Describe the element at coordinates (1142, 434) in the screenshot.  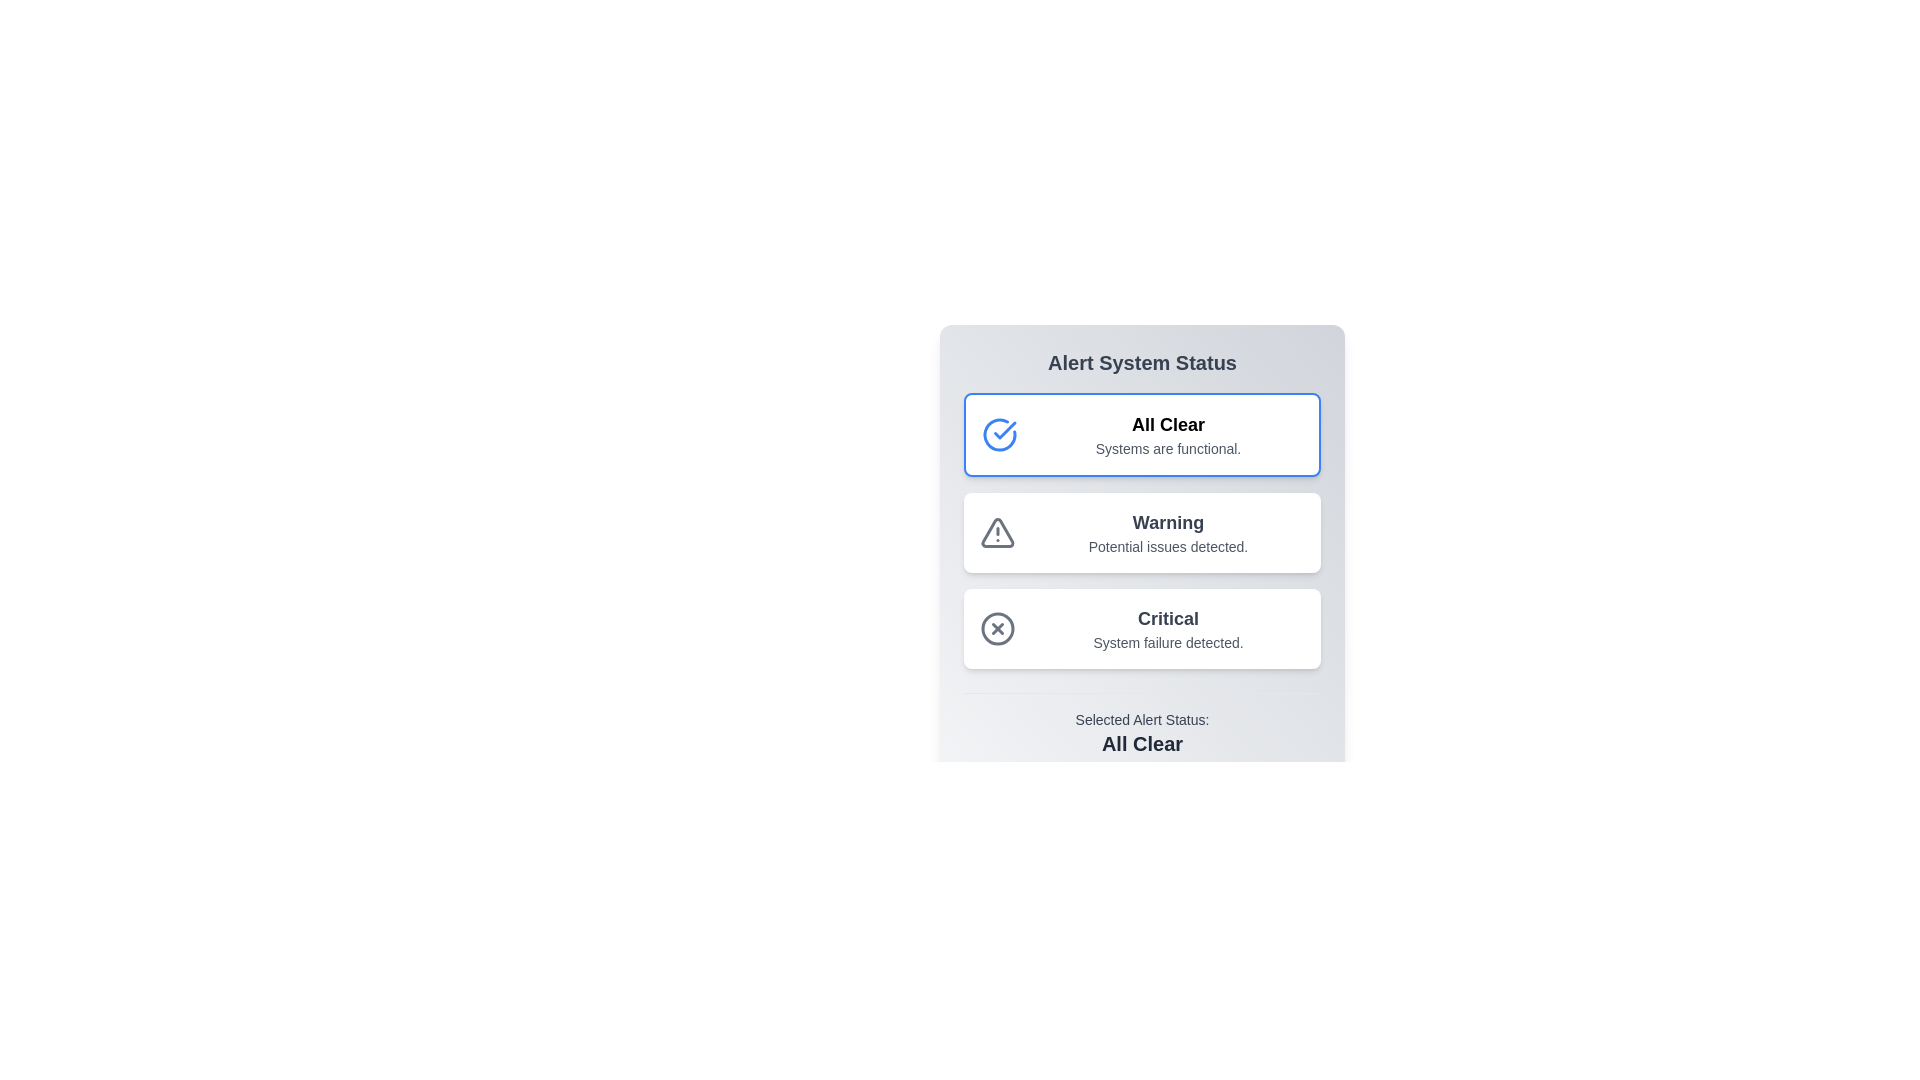
I see `the alert status button indicating all systems are operational, located below the title 'Alert System Status'` at that location.